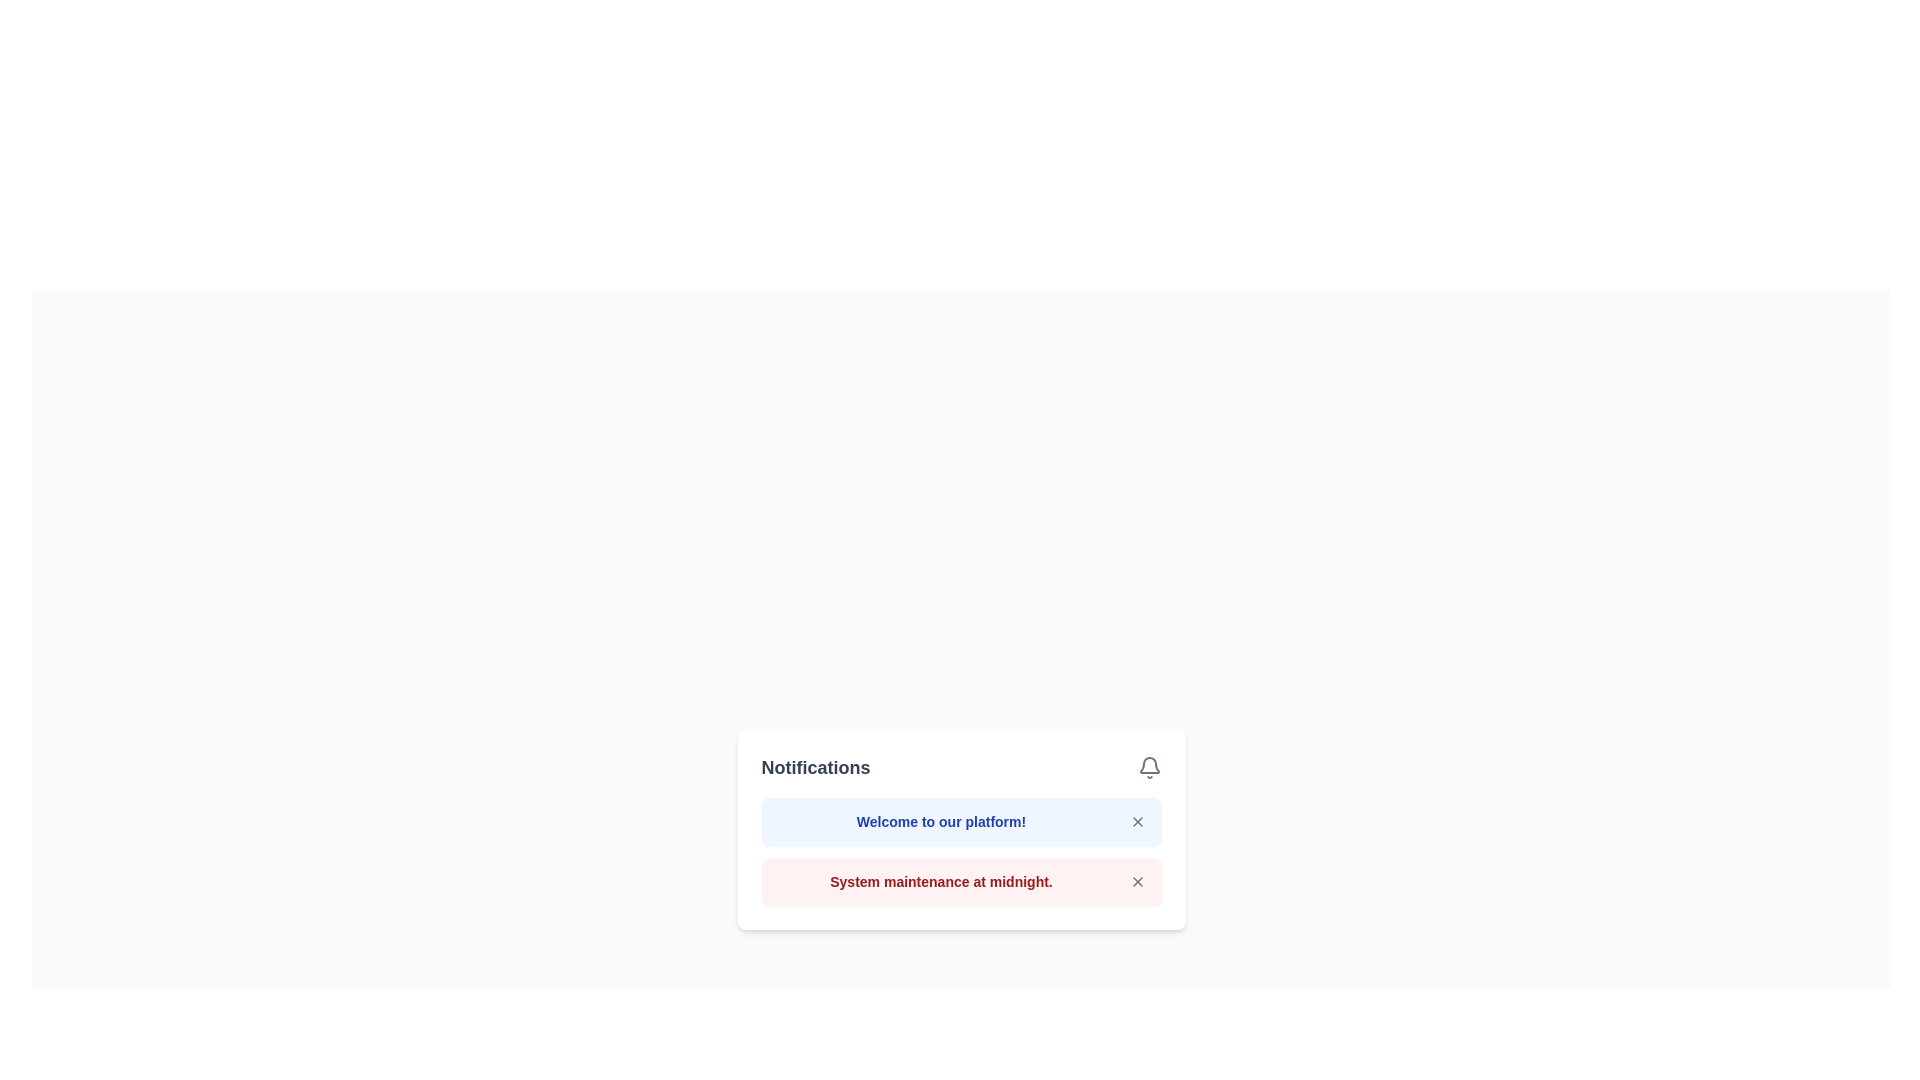 The height and width of the screenshot is (1080, 1920). I want to click on the notification card with red background stating 'System maintenance at midnight', so click(961, 881).